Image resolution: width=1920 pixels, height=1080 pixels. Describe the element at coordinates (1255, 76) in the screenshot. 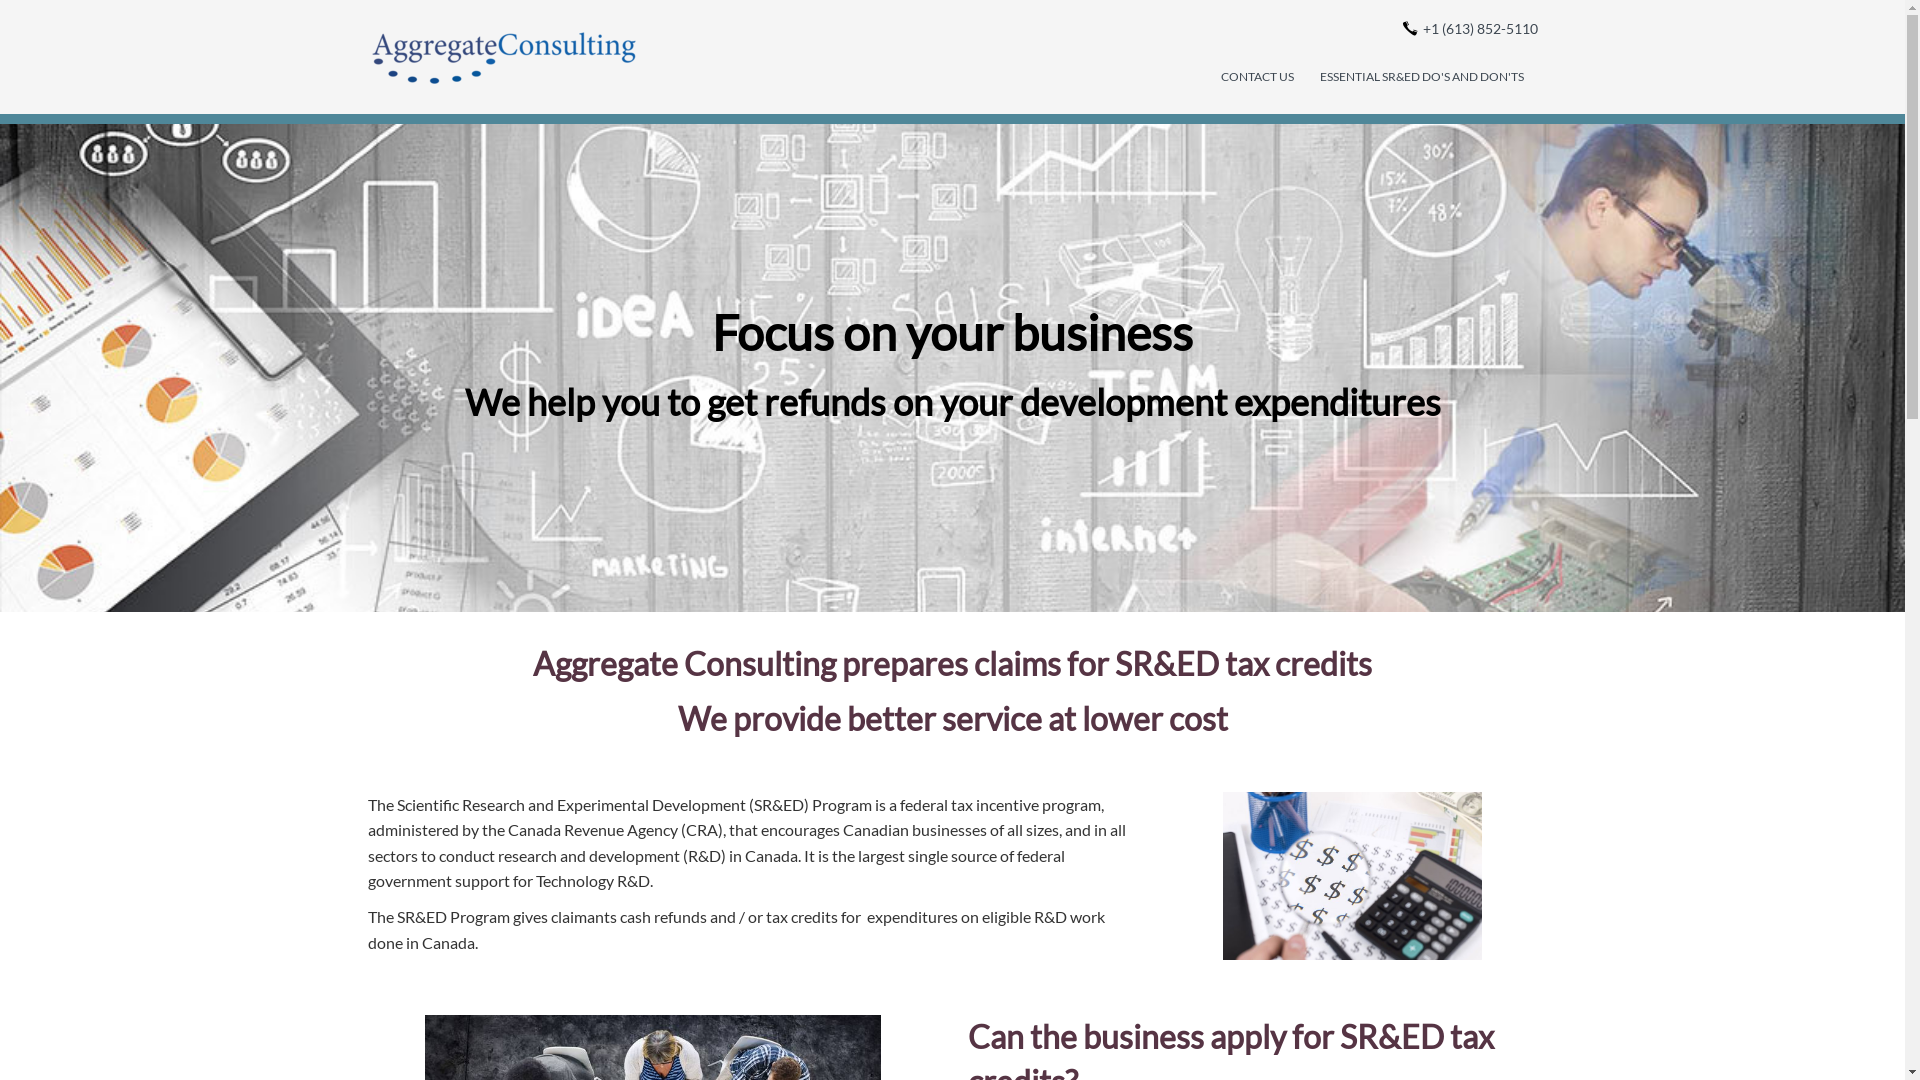

I see `'CONTACT US'` at that location.